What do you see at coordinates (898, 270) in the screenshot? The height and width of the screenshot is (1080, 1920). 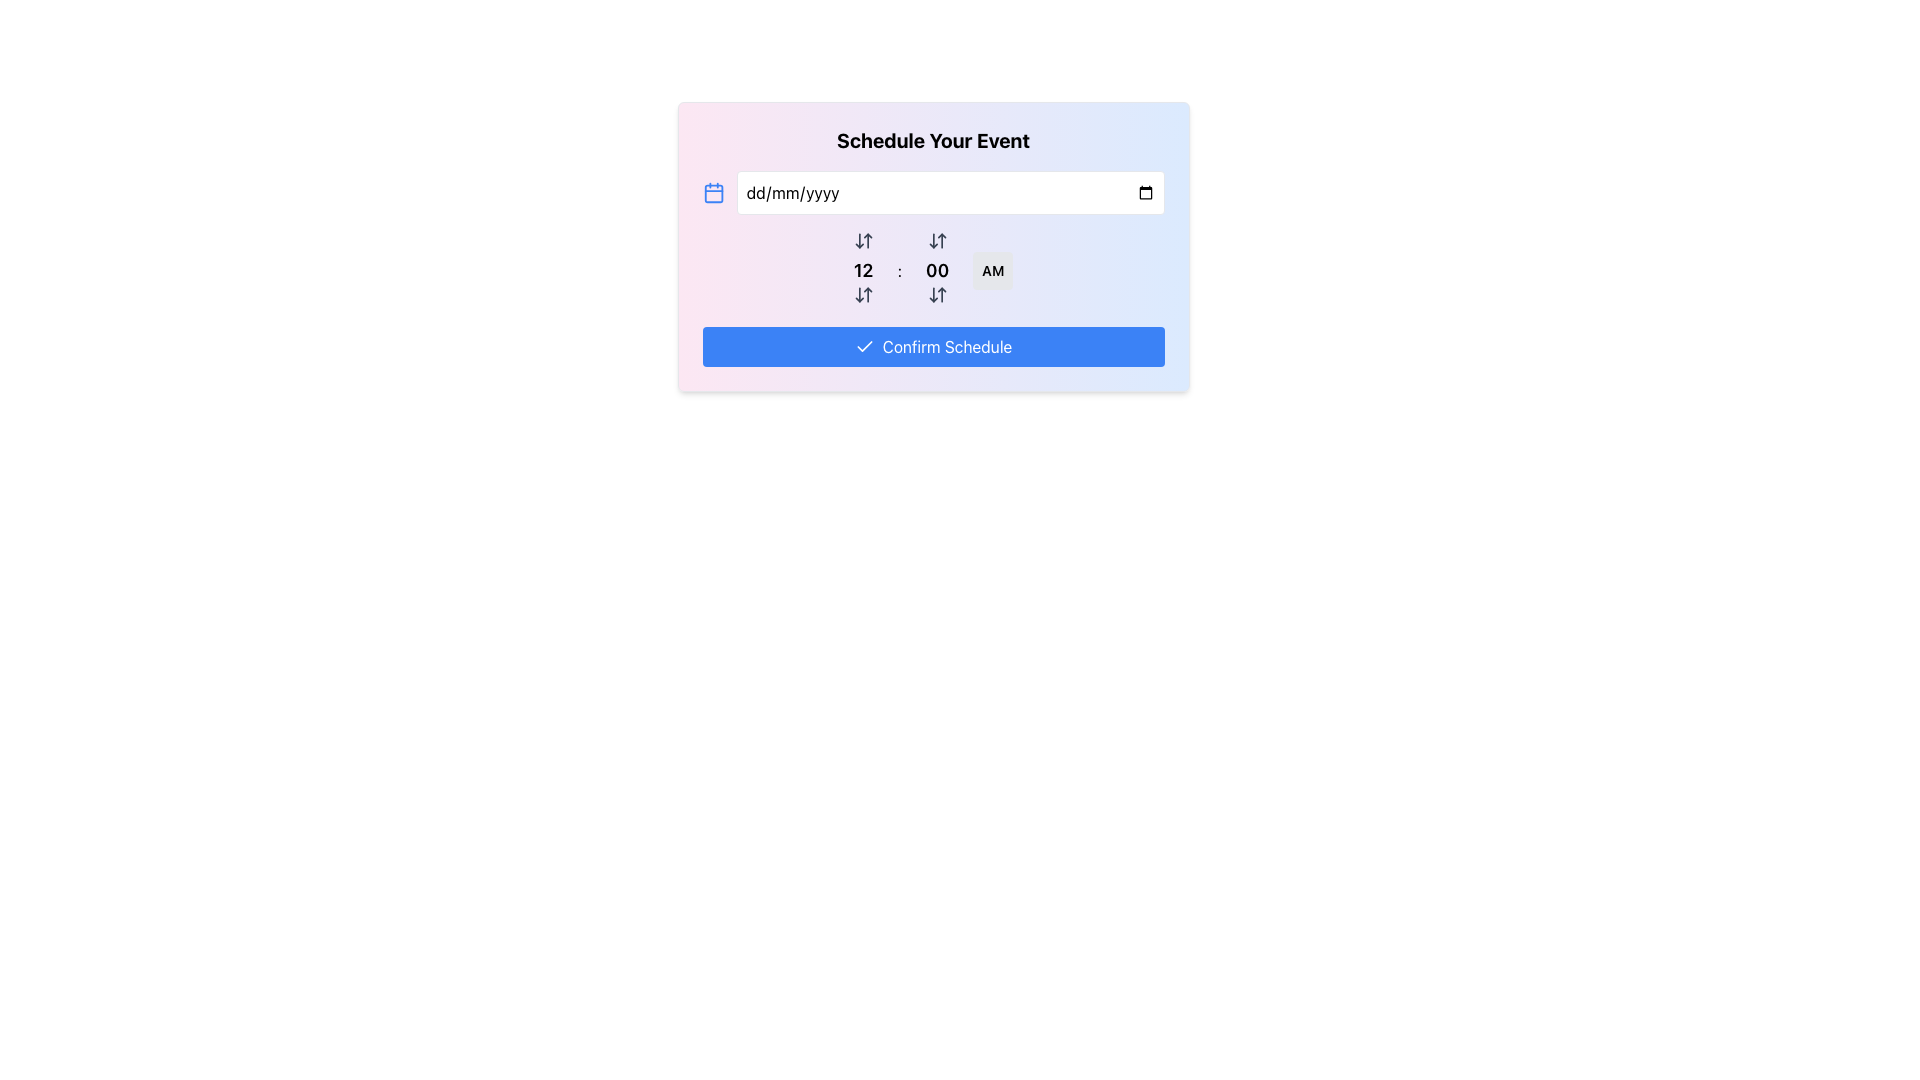 I see `the central text label that separates hours and minutes in the time setting interface, positioned between the numeric elements '12' and '00'` at bounding box center [898, 270].